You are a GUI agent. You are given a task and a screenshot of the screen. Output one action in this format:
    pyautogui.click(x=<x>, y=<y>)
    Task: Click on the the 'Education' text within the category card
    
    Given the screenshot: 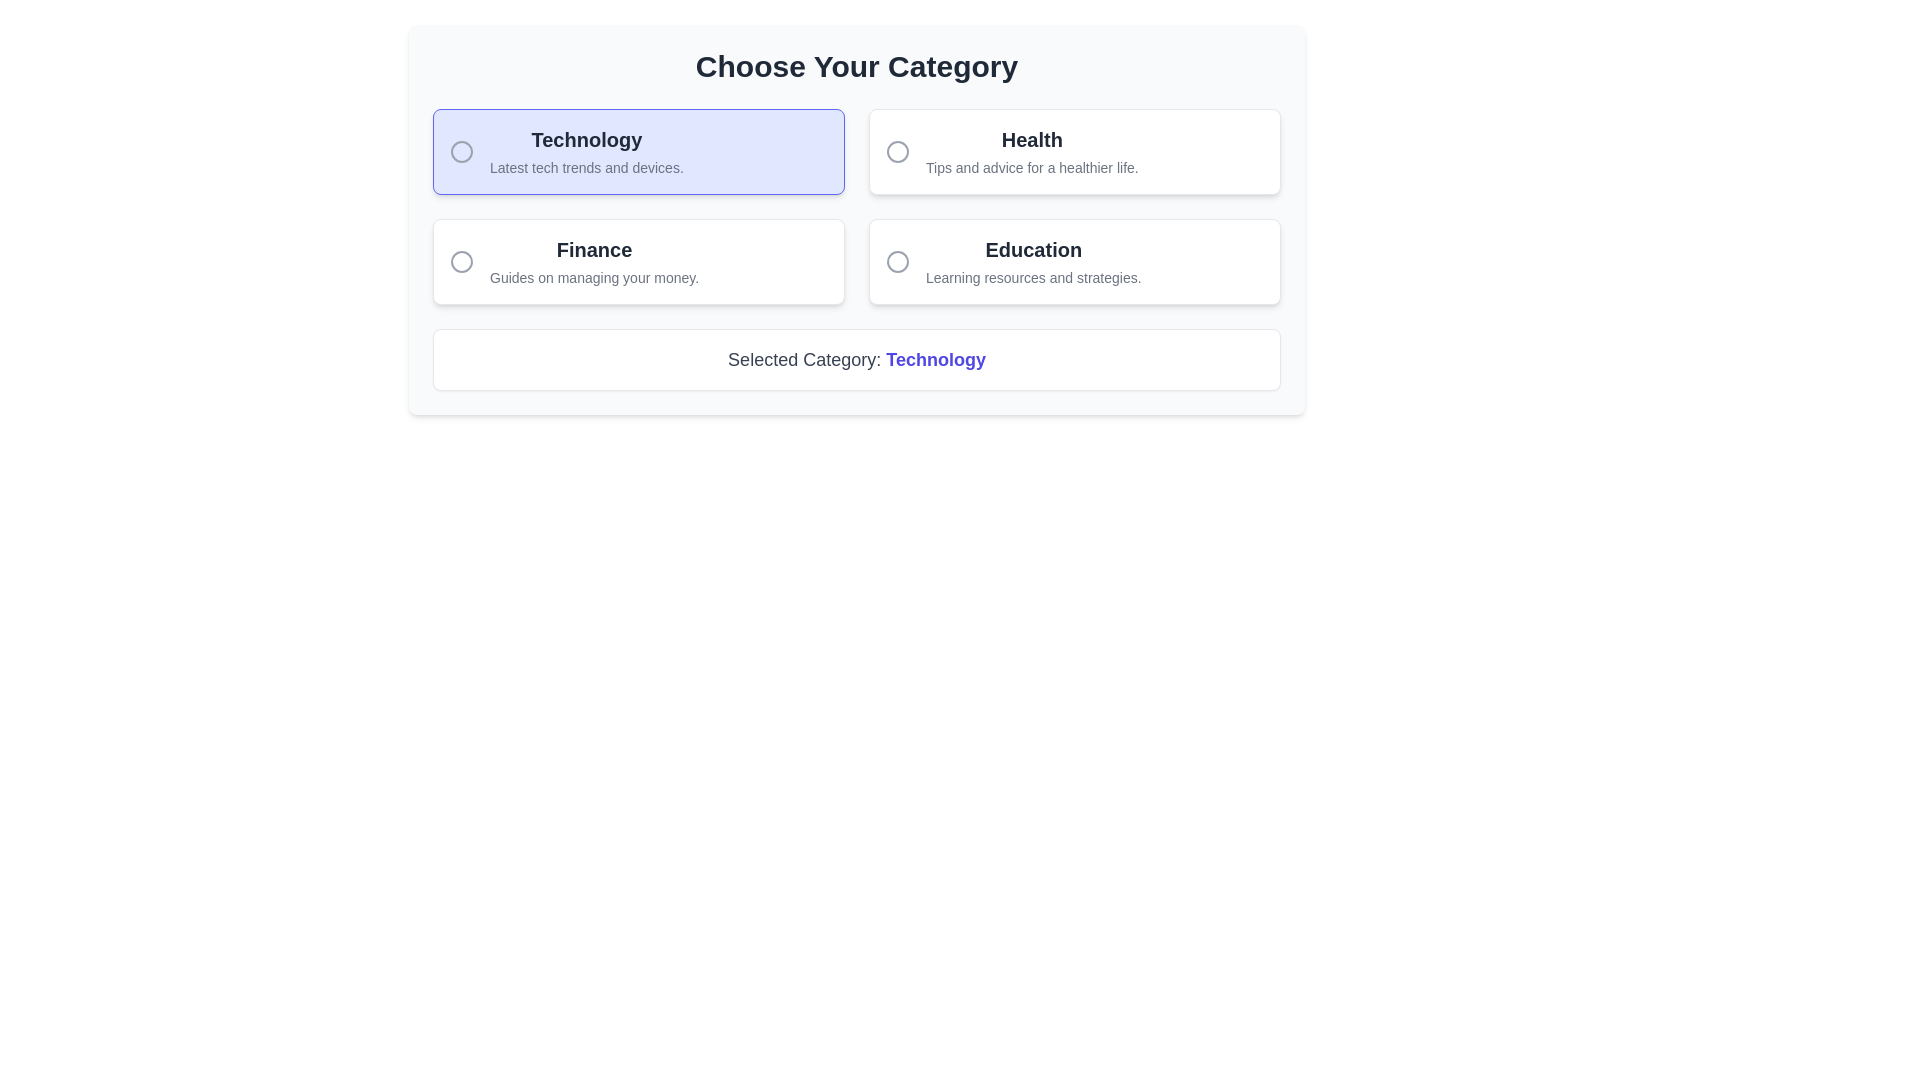 What is the action you would take?
    pyautogui.click(x=1033, y=261)
    